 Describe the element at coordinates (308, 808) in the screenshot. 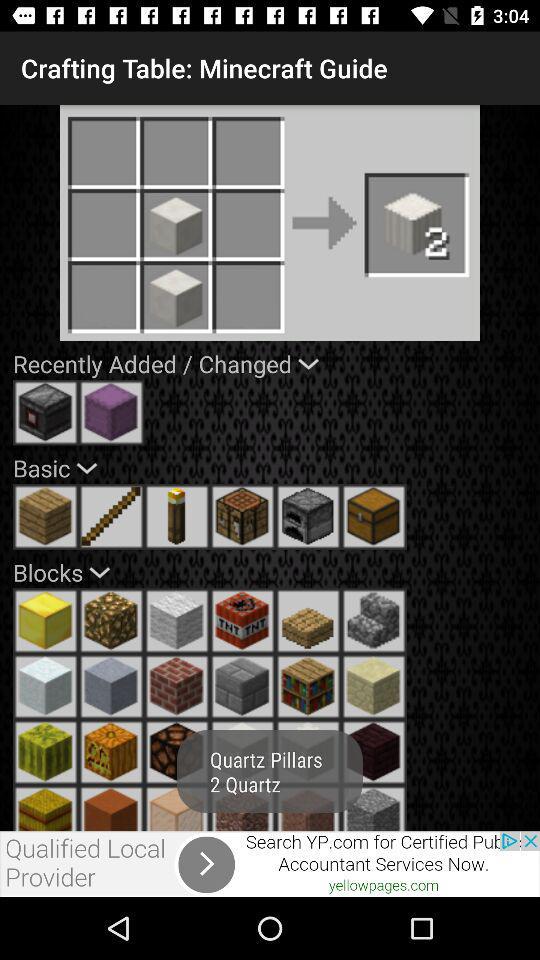

I see `quartz pillars` at that location.